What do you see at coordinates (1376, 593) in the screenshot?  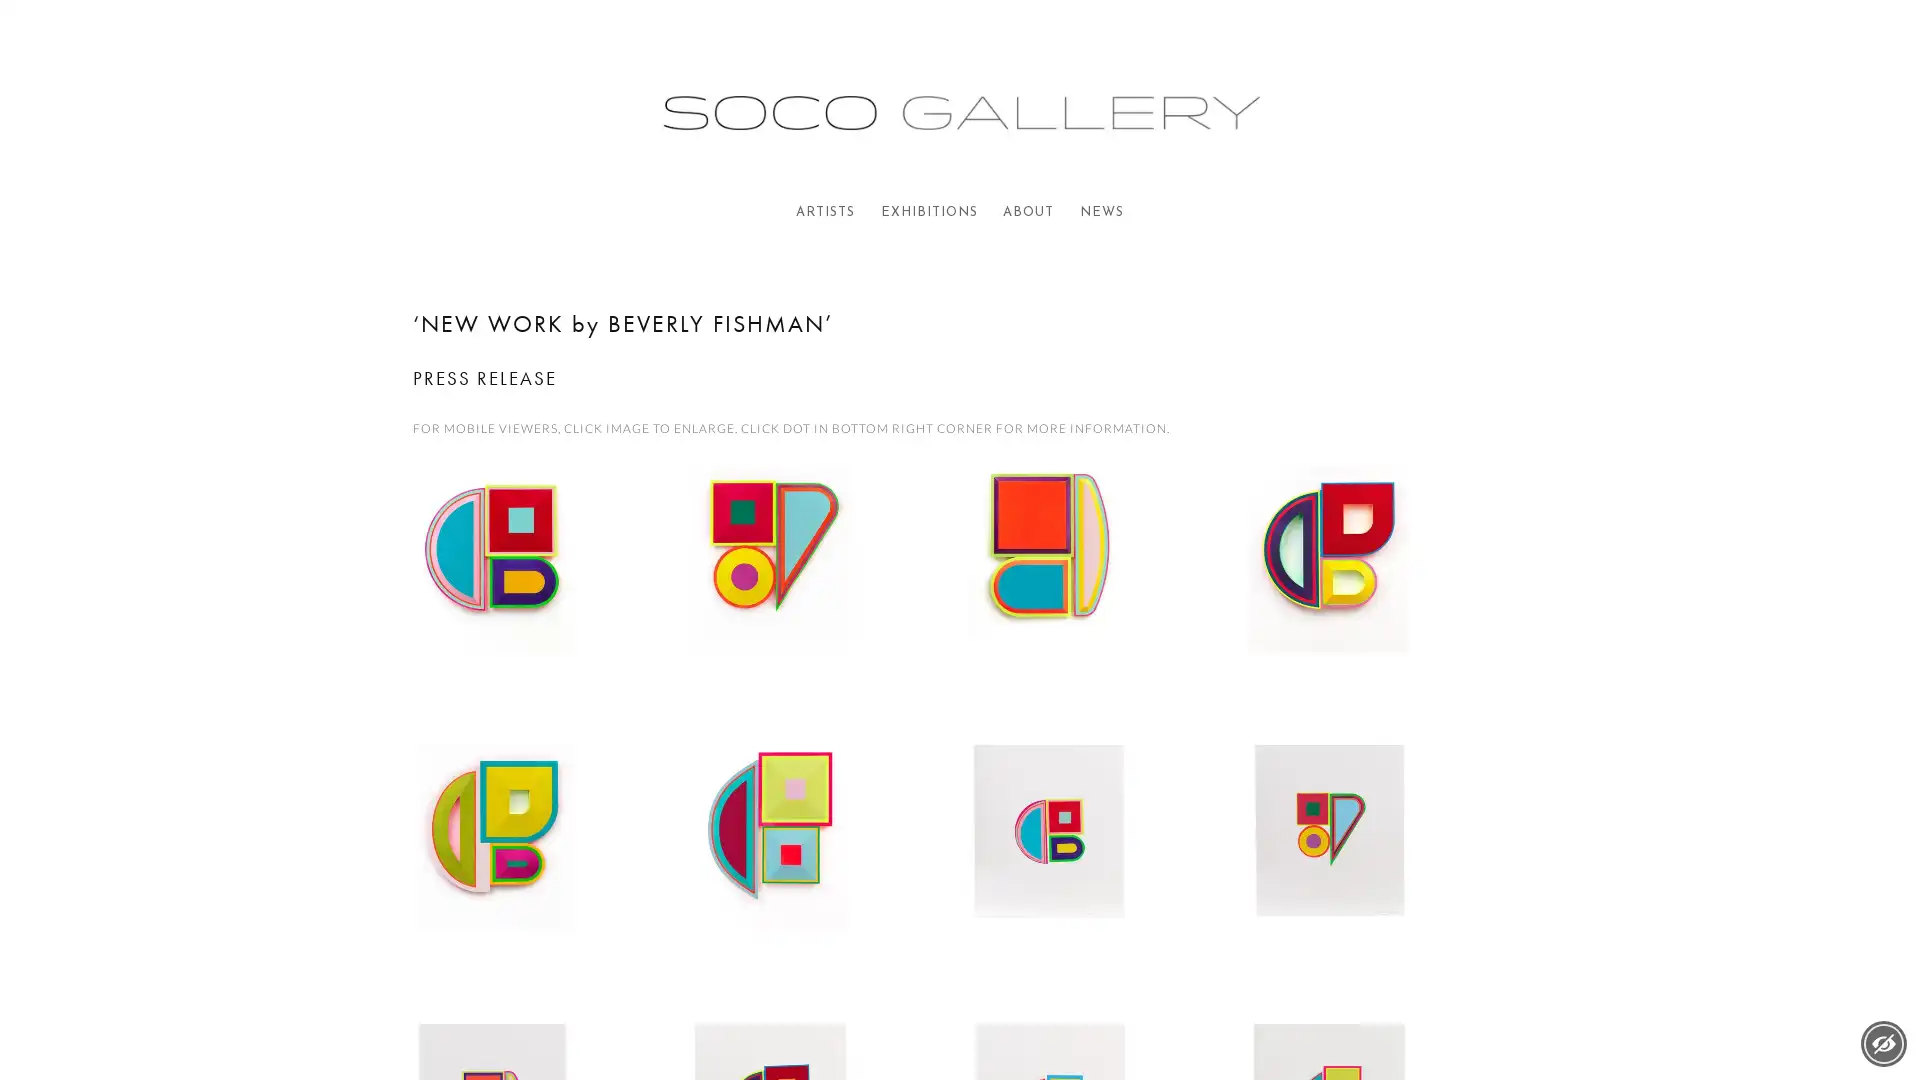 I see `View fullsize BEVERLY FISHMAN Untitled (Pain, Opioid Addiction, Anxiety), 2021 Urethane paint on wood 42.88 x 44 inches INQUIRE +` at bounding box center [1376, 593].